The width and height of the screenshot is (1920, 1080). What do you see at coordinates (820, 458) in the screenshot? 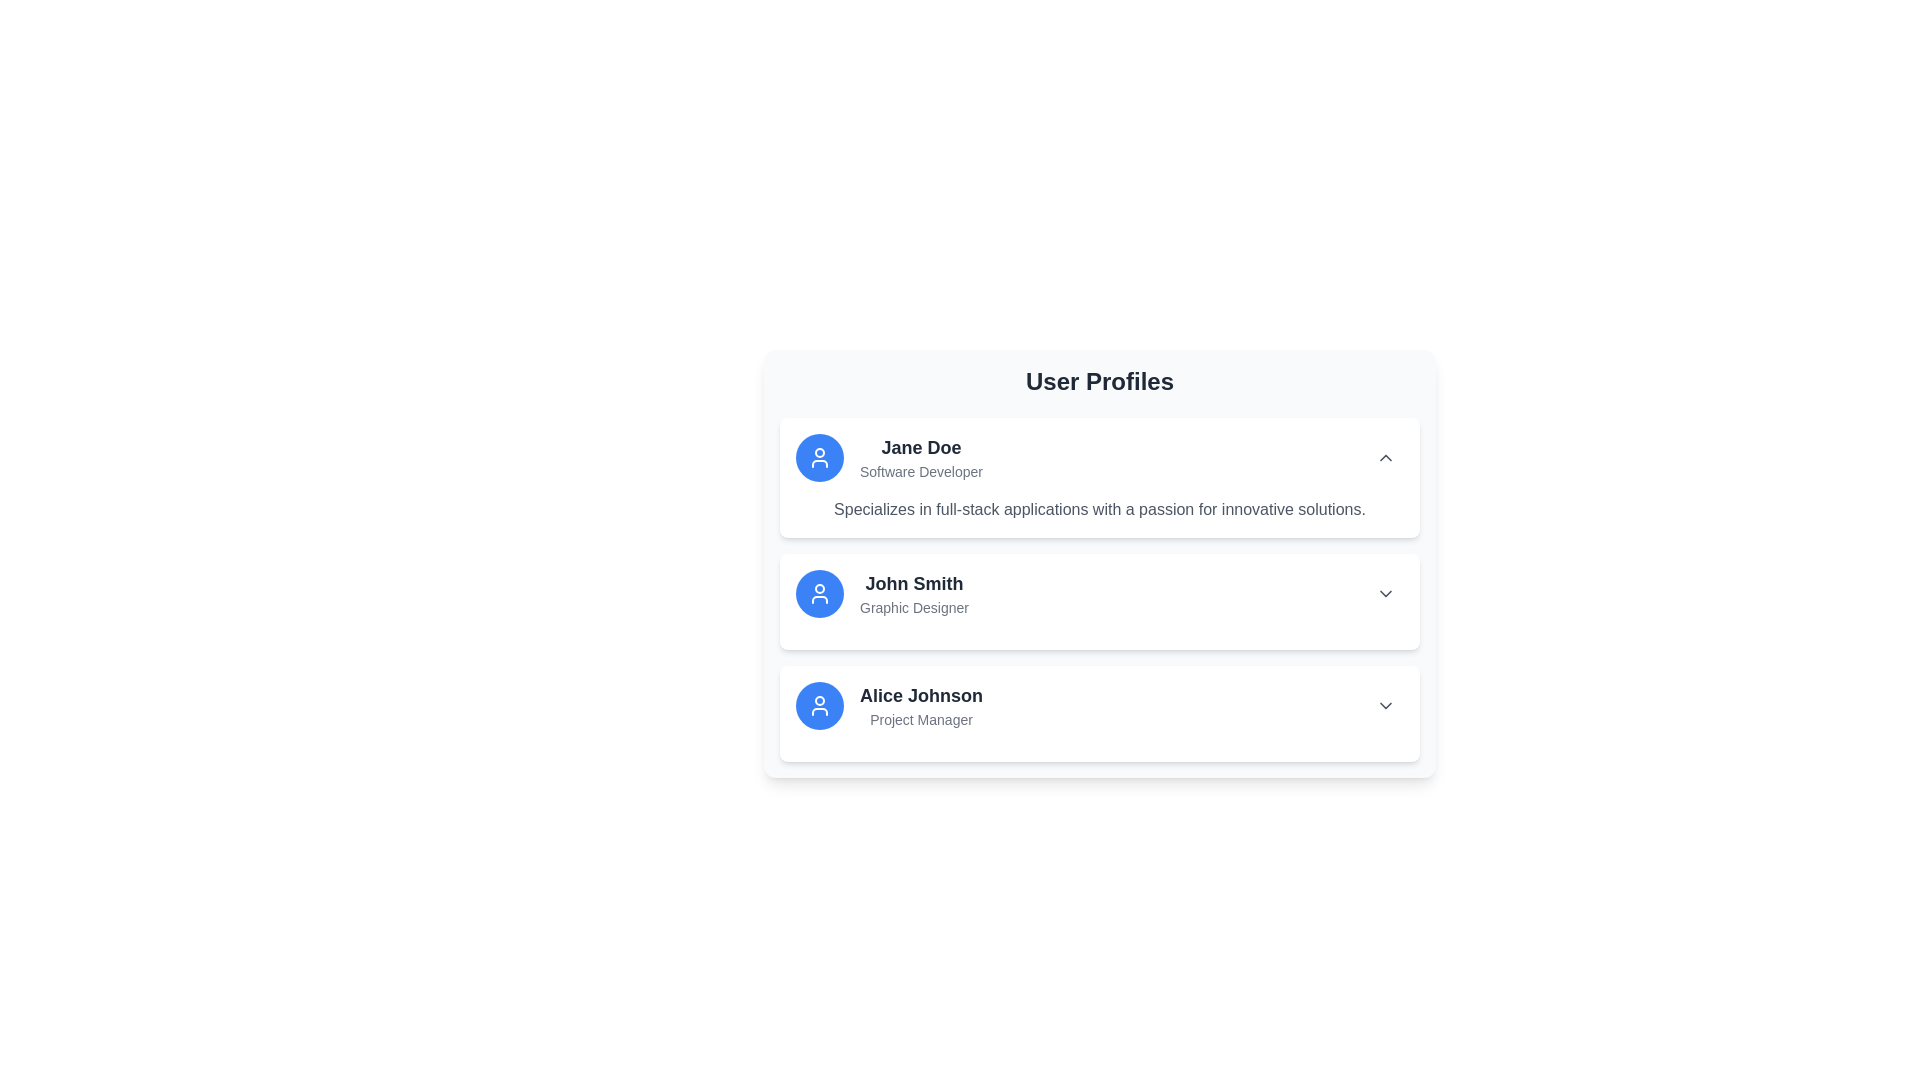
I see `the circular blue icon on the left side of the user profile card labeled 'Jane Doe' in the 'User Profiles' section` at bounding box center [820, 458].